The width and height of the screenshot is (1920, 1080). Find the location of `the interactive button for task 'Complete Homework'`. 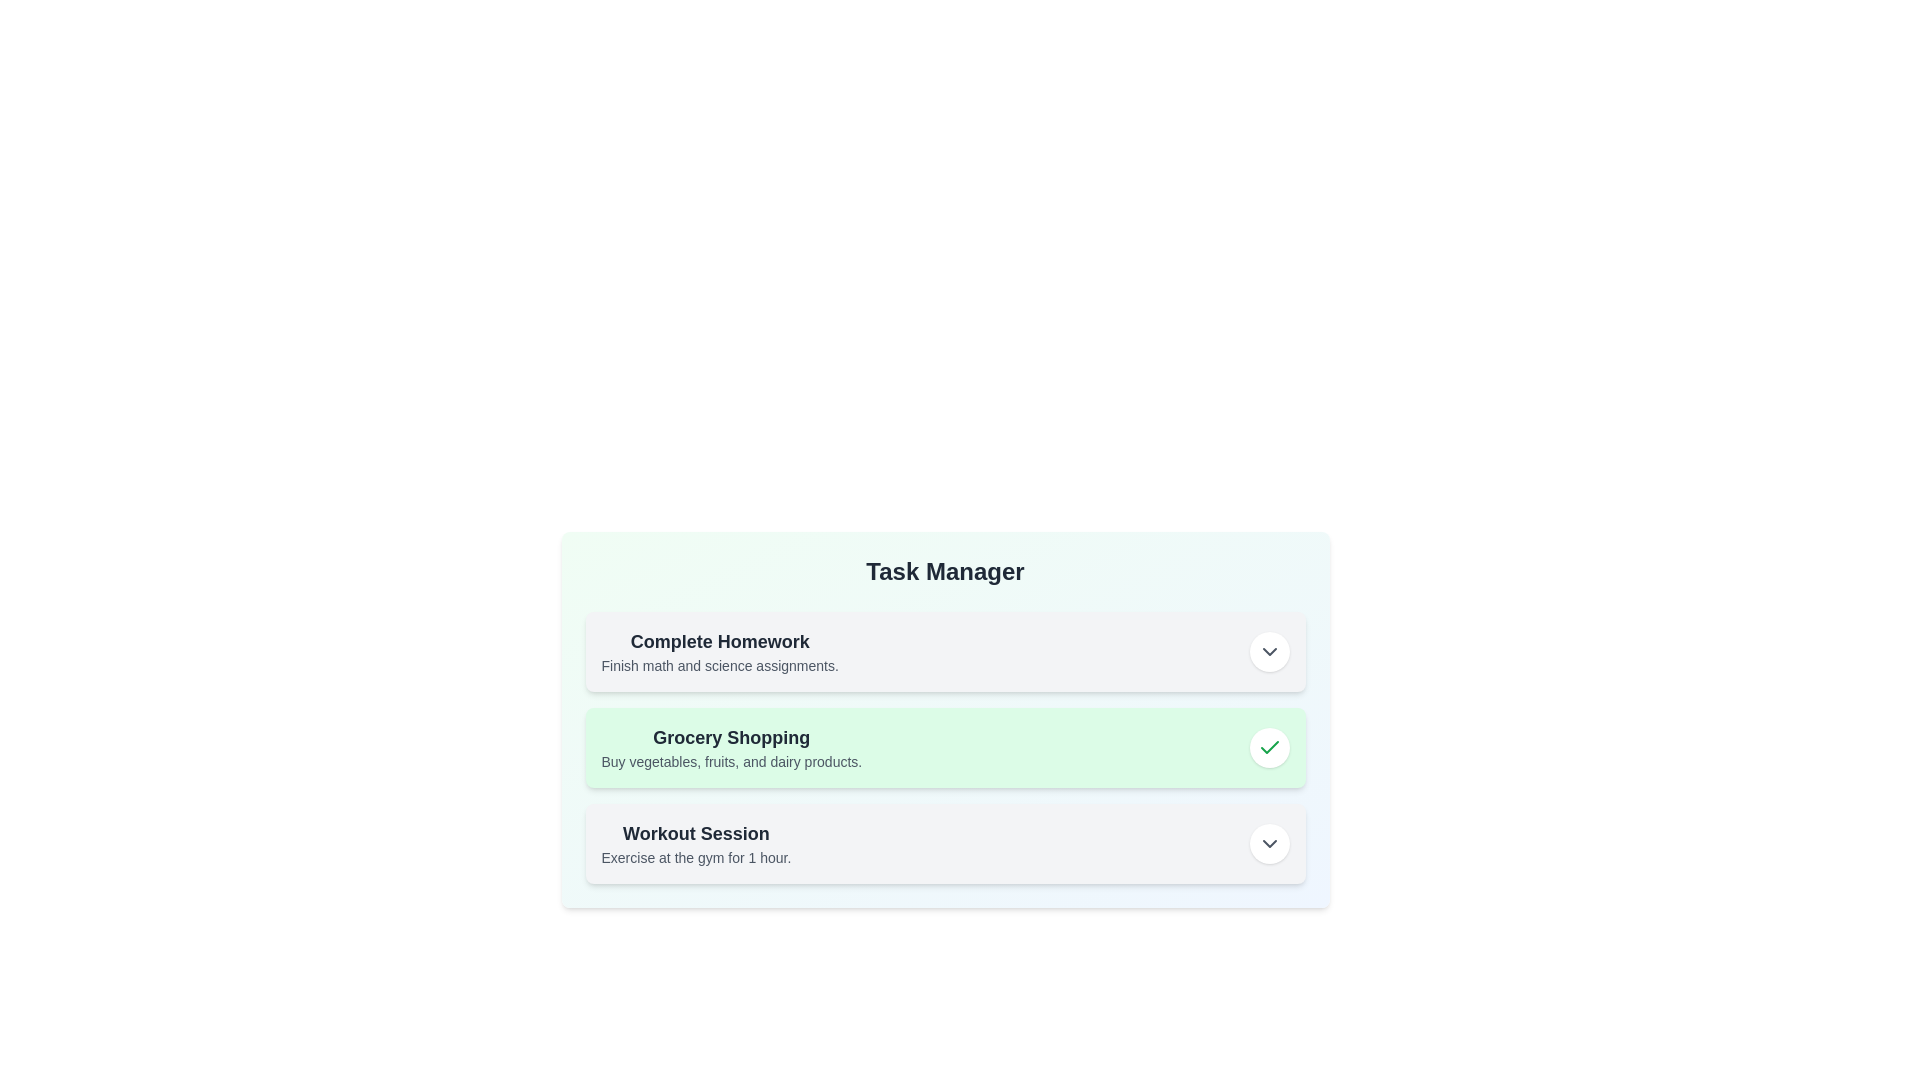

the interactive button for task 'Complete Homework' is located at coordinates (1268, 651).